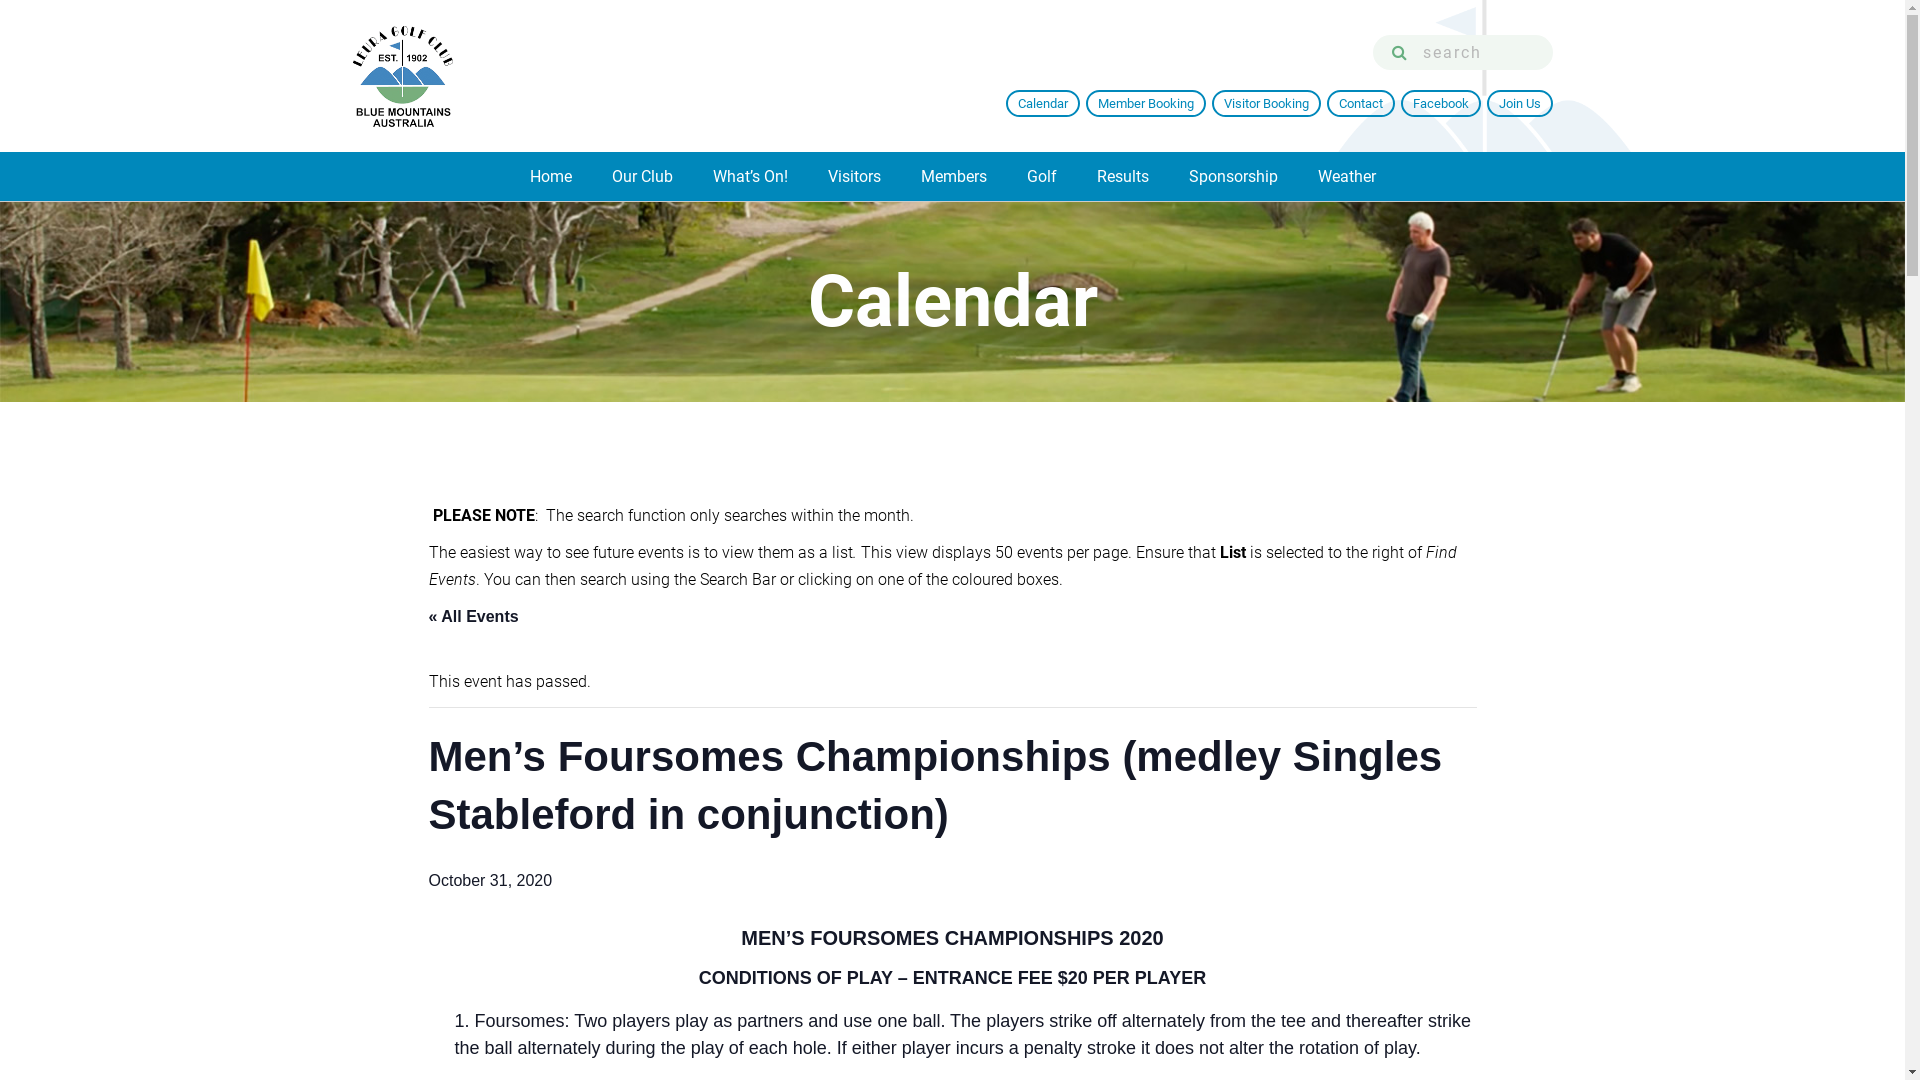 The width and height of the screenshot is (1920, 1080). I want to click on 'Facebook', so click(1440, 103).